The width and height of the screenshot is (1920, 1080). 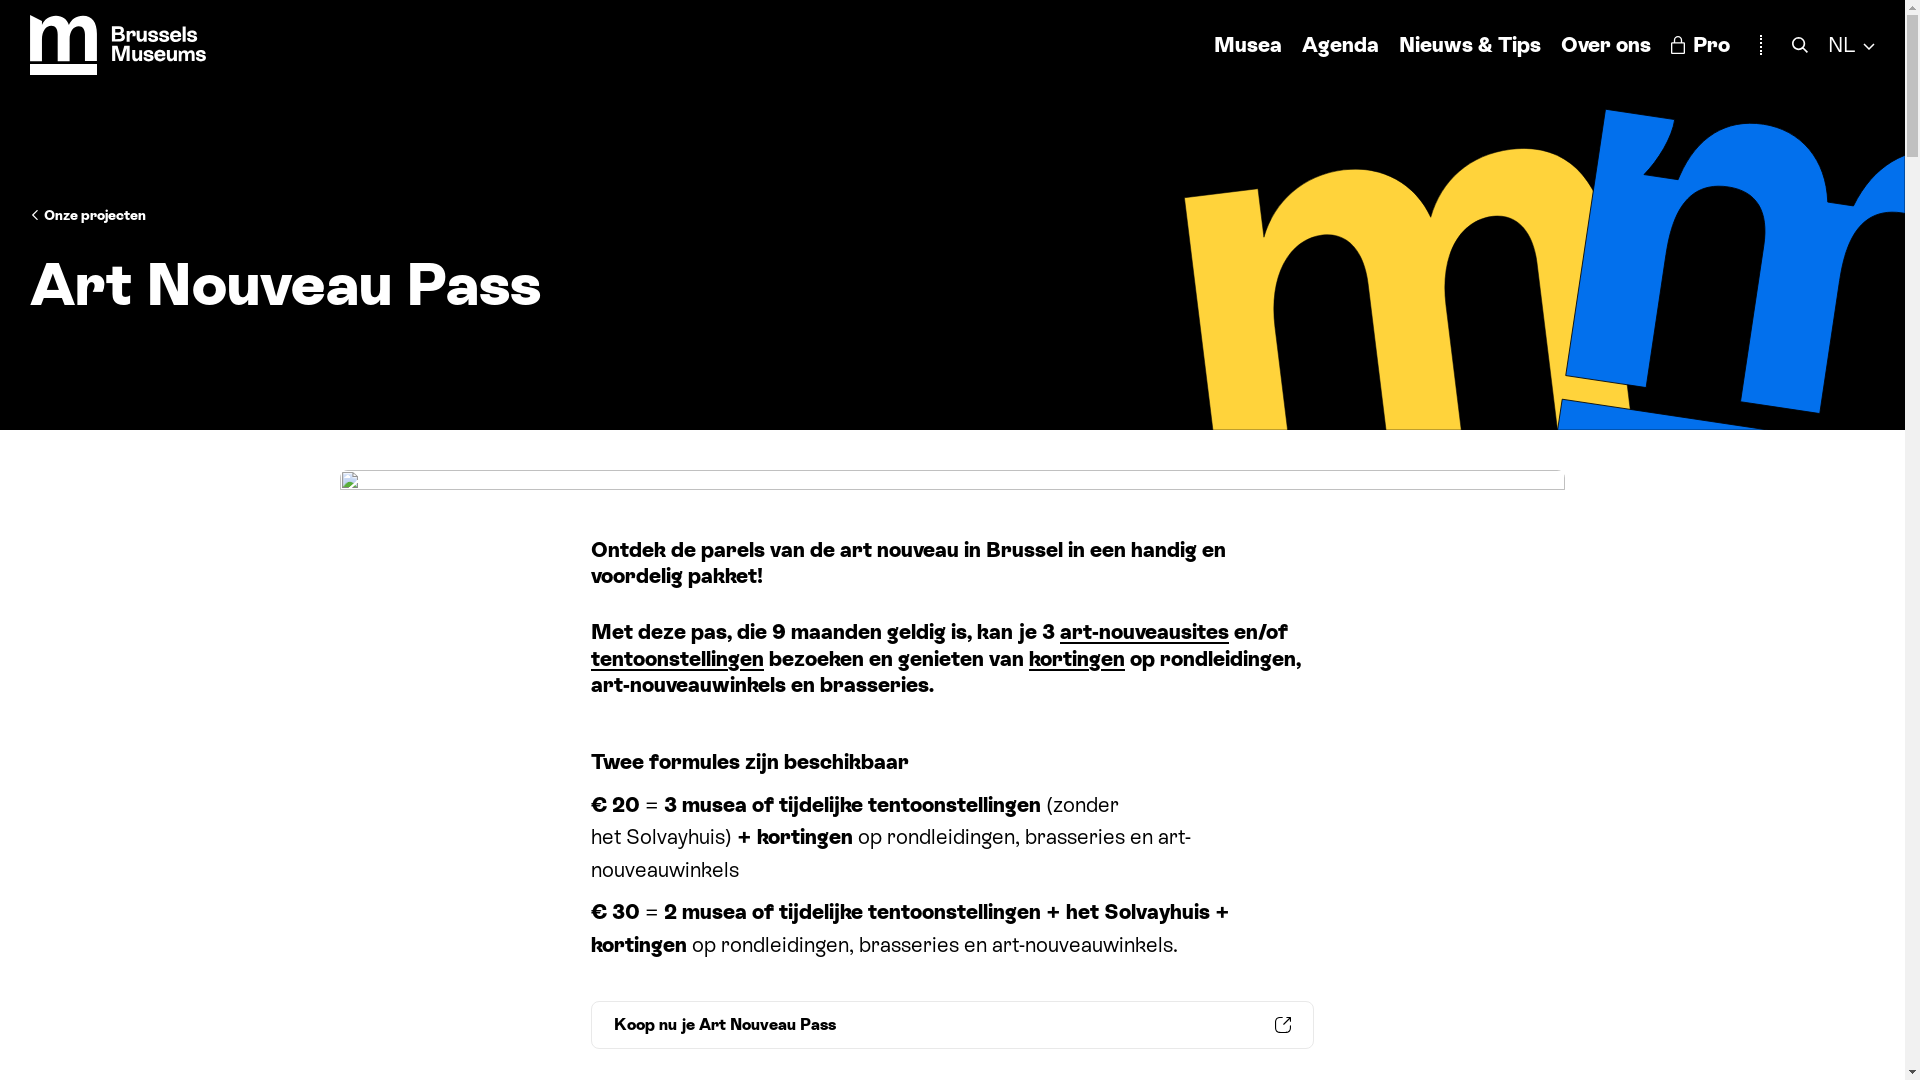 What do you see at coordinates (1699, 44) in the screenshot?
I see `'Pro'` at bounding box center [1699, 44].